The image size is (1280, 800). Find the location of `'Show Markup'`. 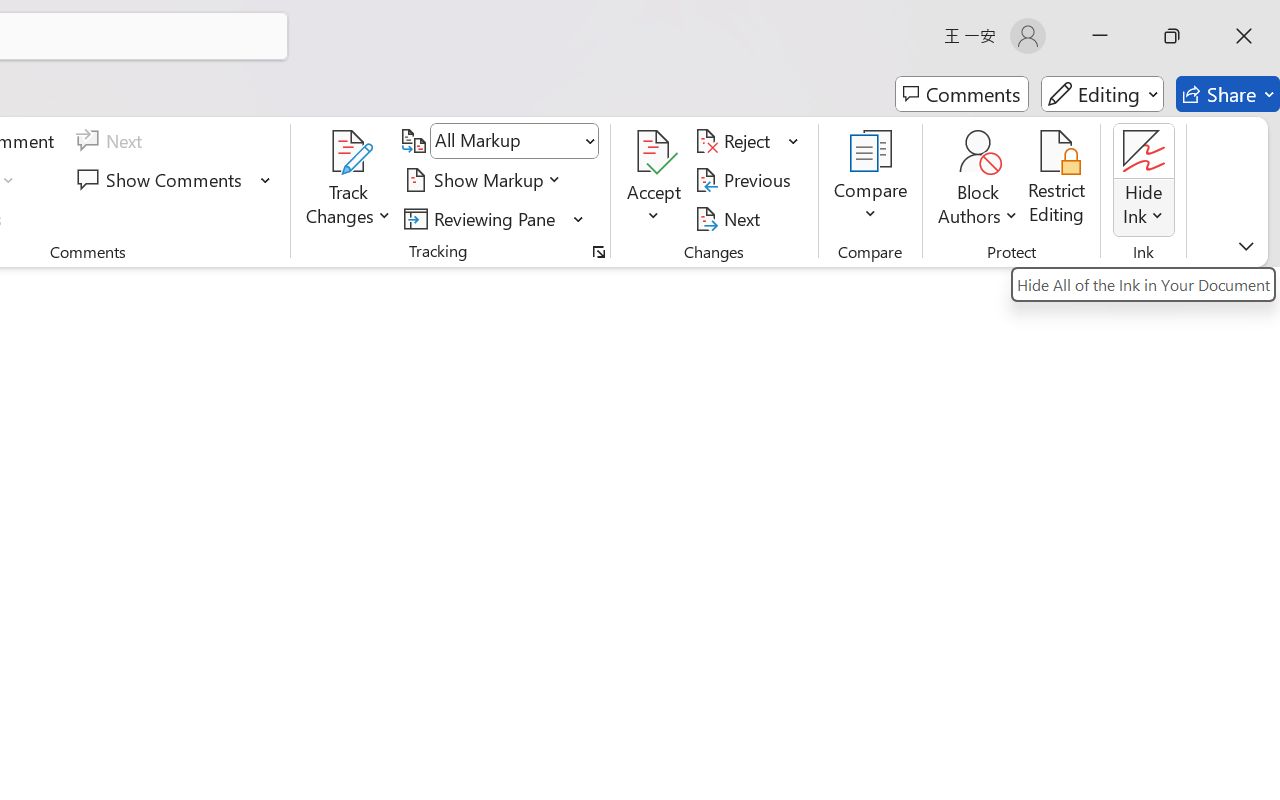

'Show Markup' is located at coordinates (485, 179).